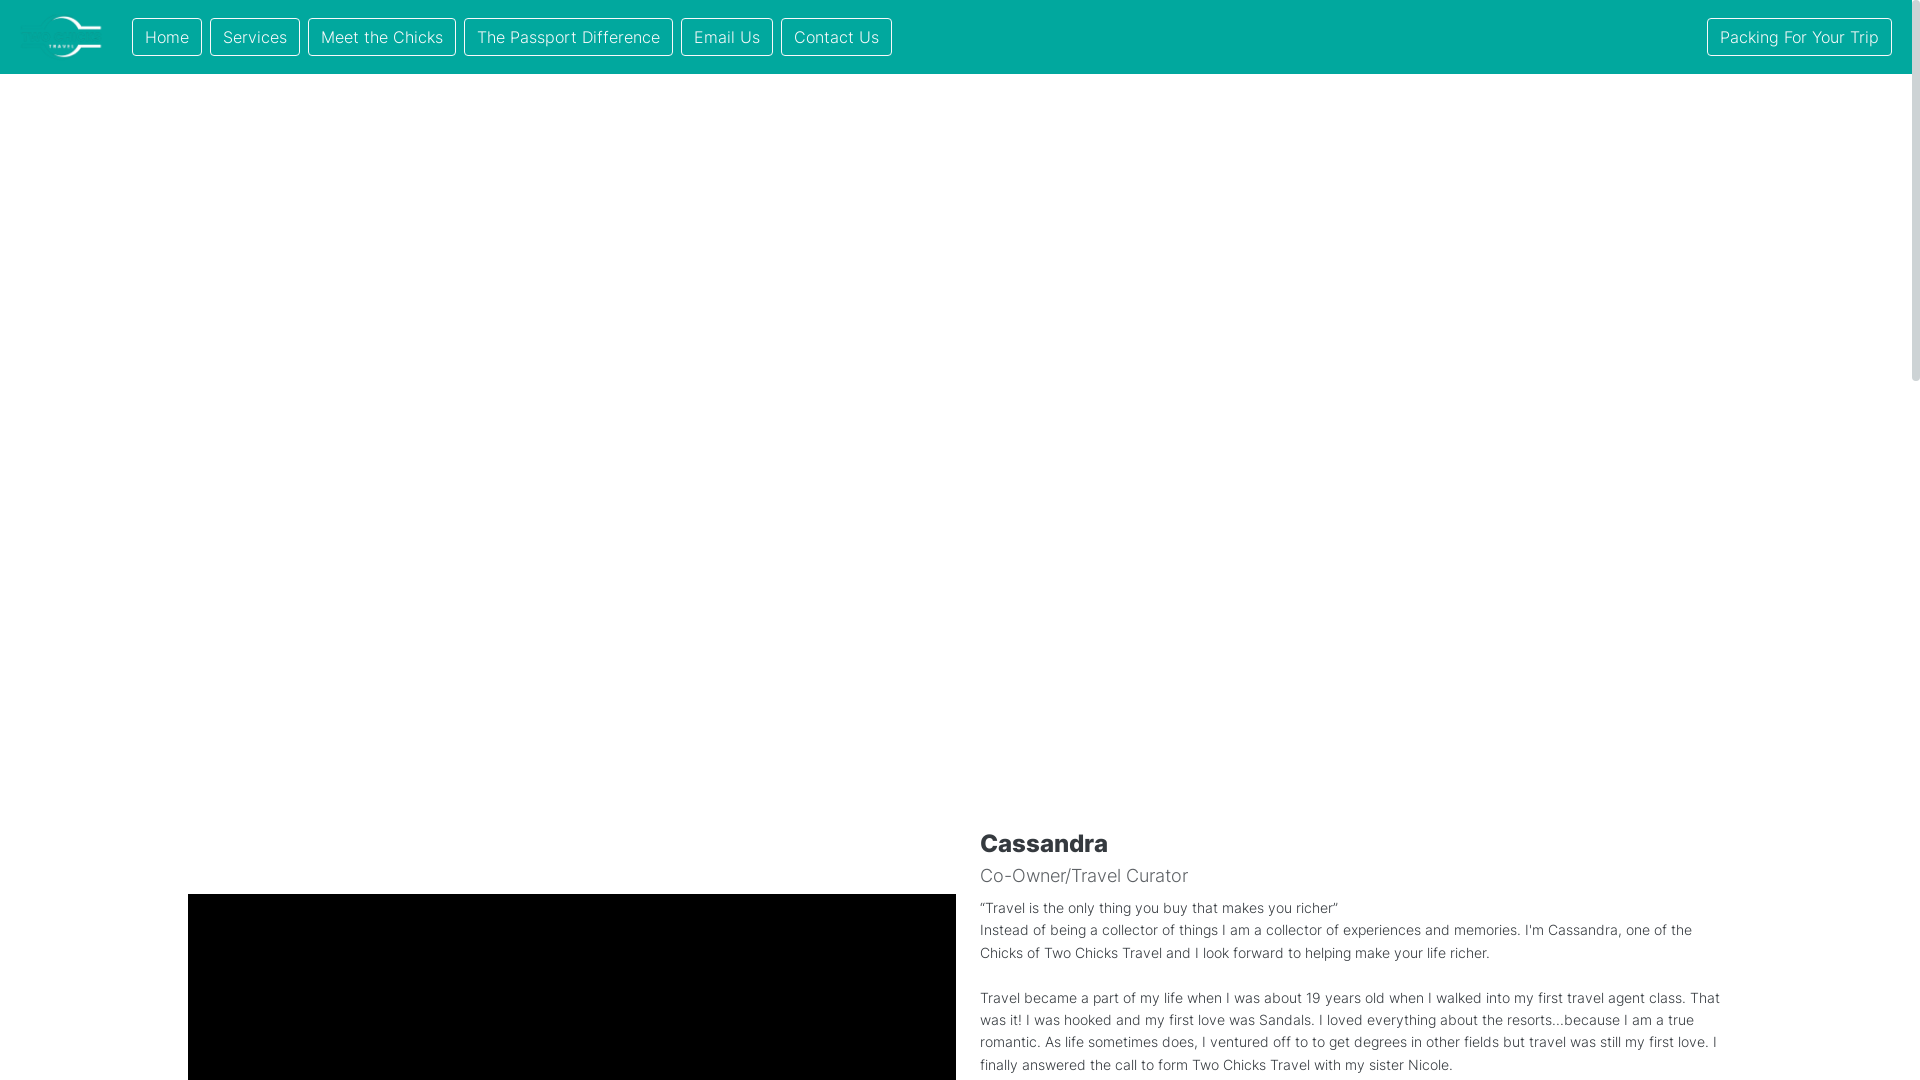  What do you see at coordinates (167, 37) in the screenshot?
I see `'Home'` at bounding box center [167, 37].